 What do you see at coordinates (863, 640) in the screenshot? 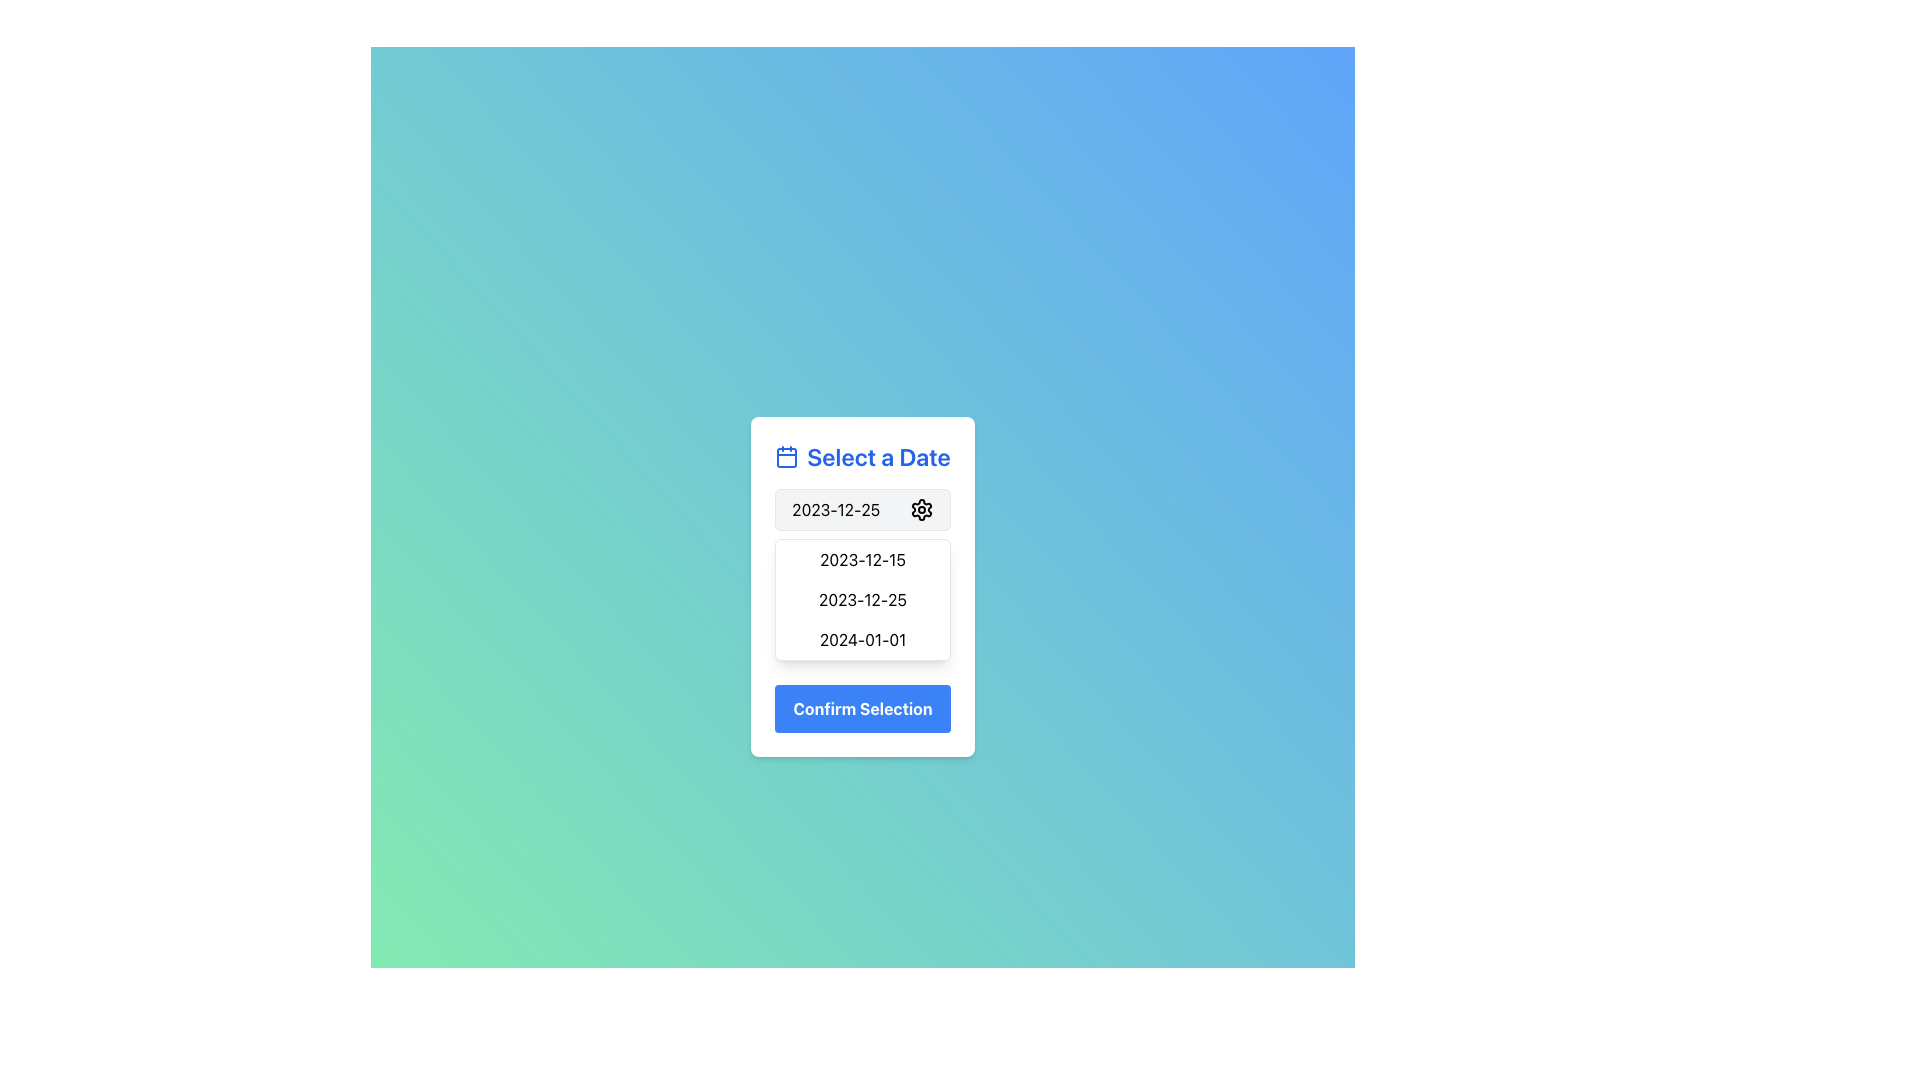
I see `the list item text displaying the date '2024-01-01'` at bounding box center [863, 640].